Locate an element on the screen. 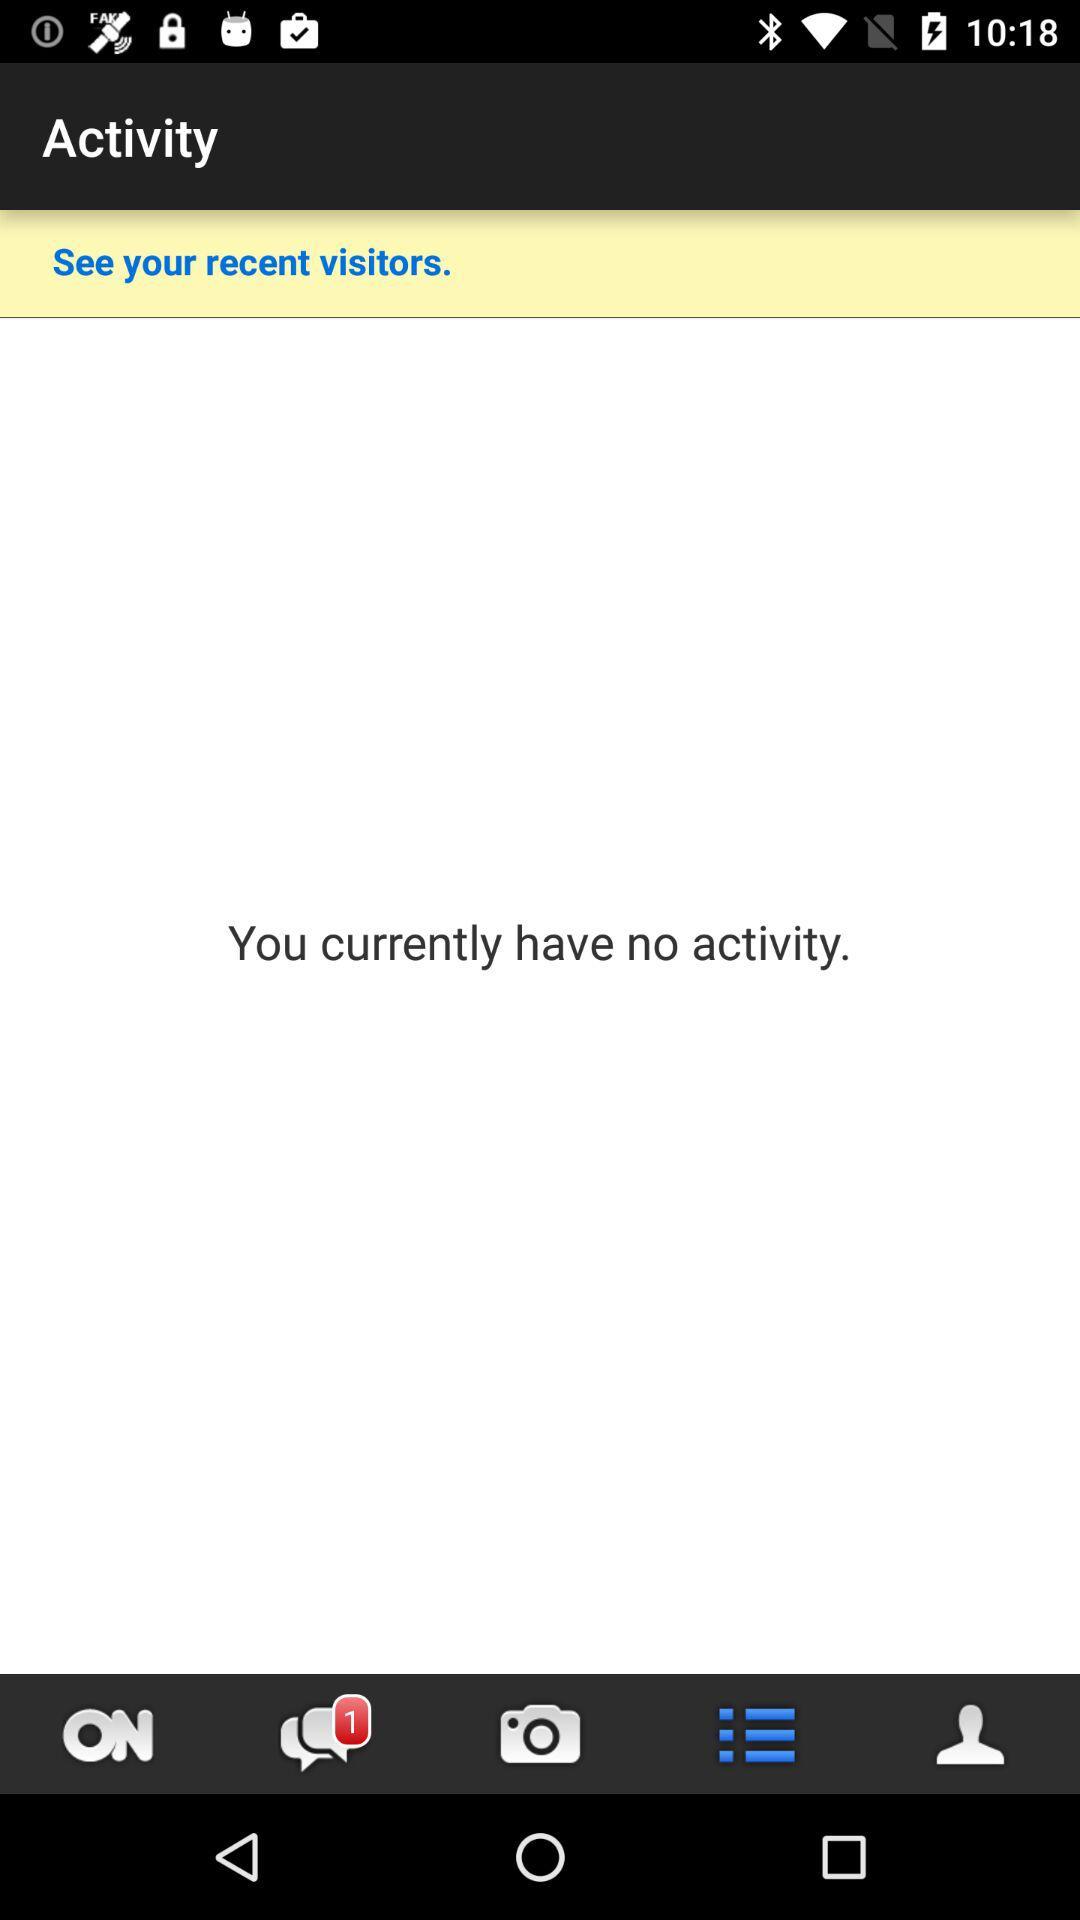 This screenshot has width=1080, height=1920. take a picture is located at coordinates (540, 1733).